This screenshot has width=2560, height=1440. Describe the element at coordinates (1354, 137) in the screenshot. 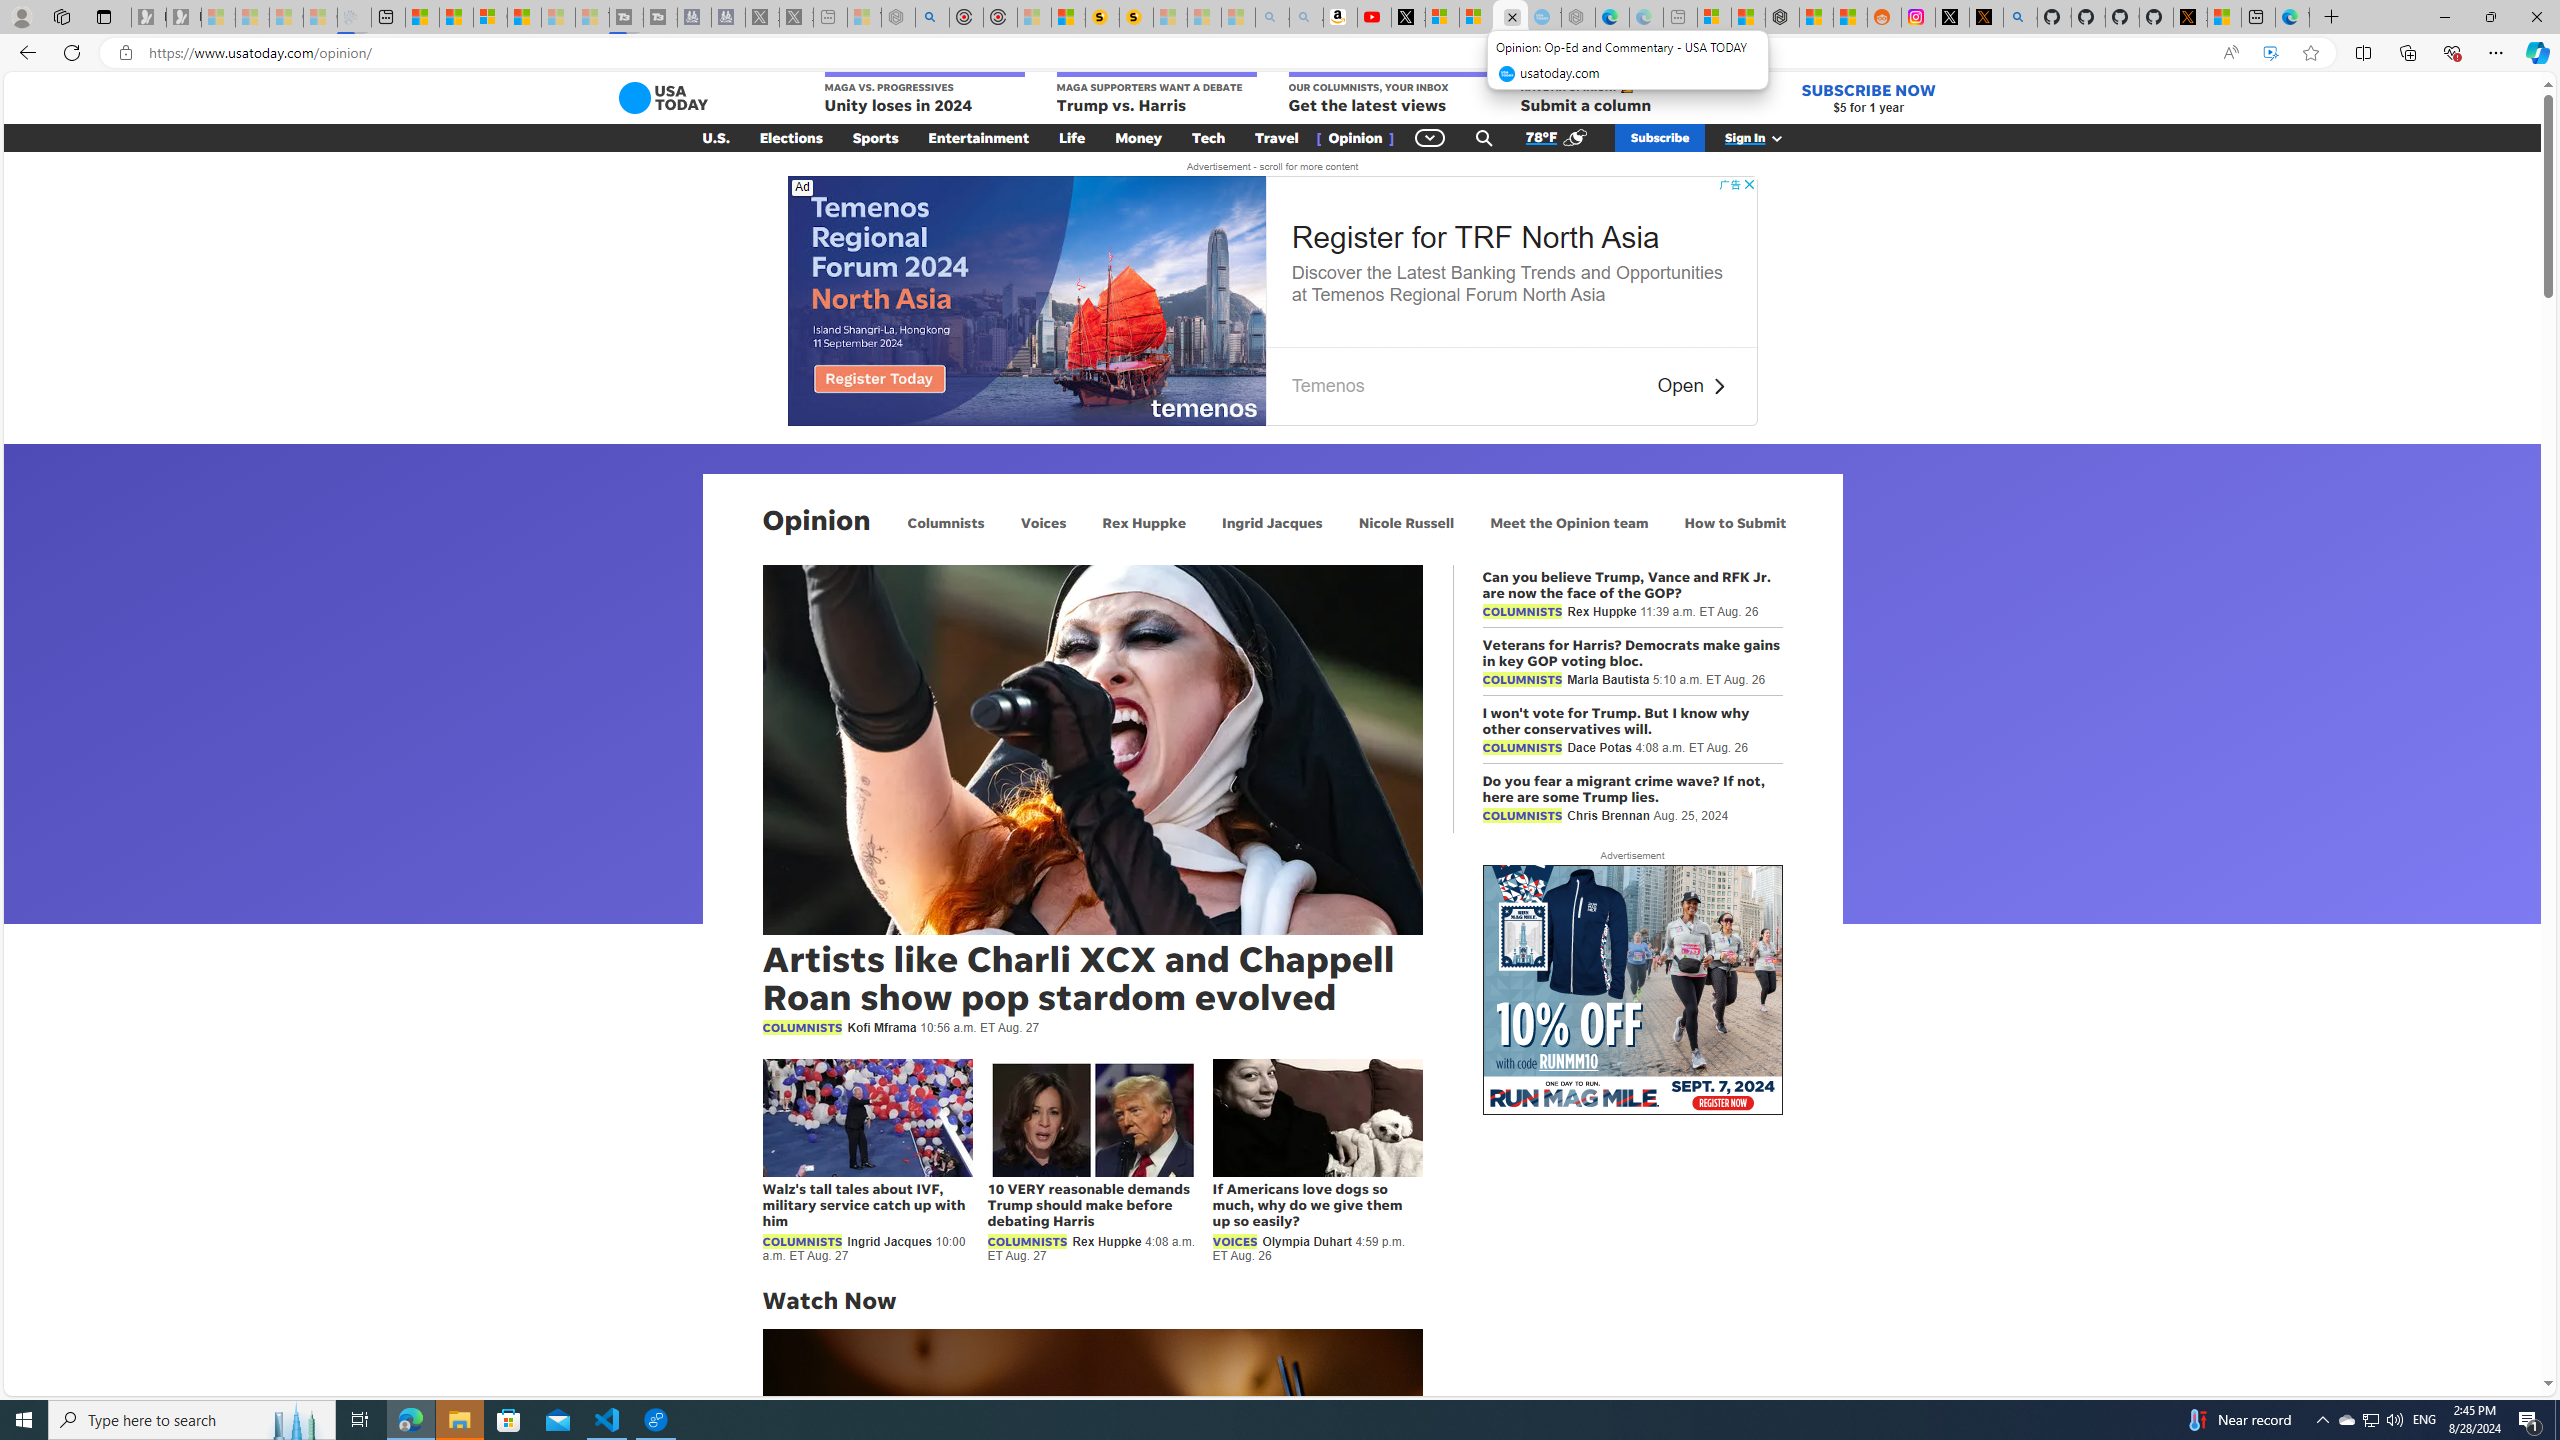

I see `'[ Opinion ]'` at that location.